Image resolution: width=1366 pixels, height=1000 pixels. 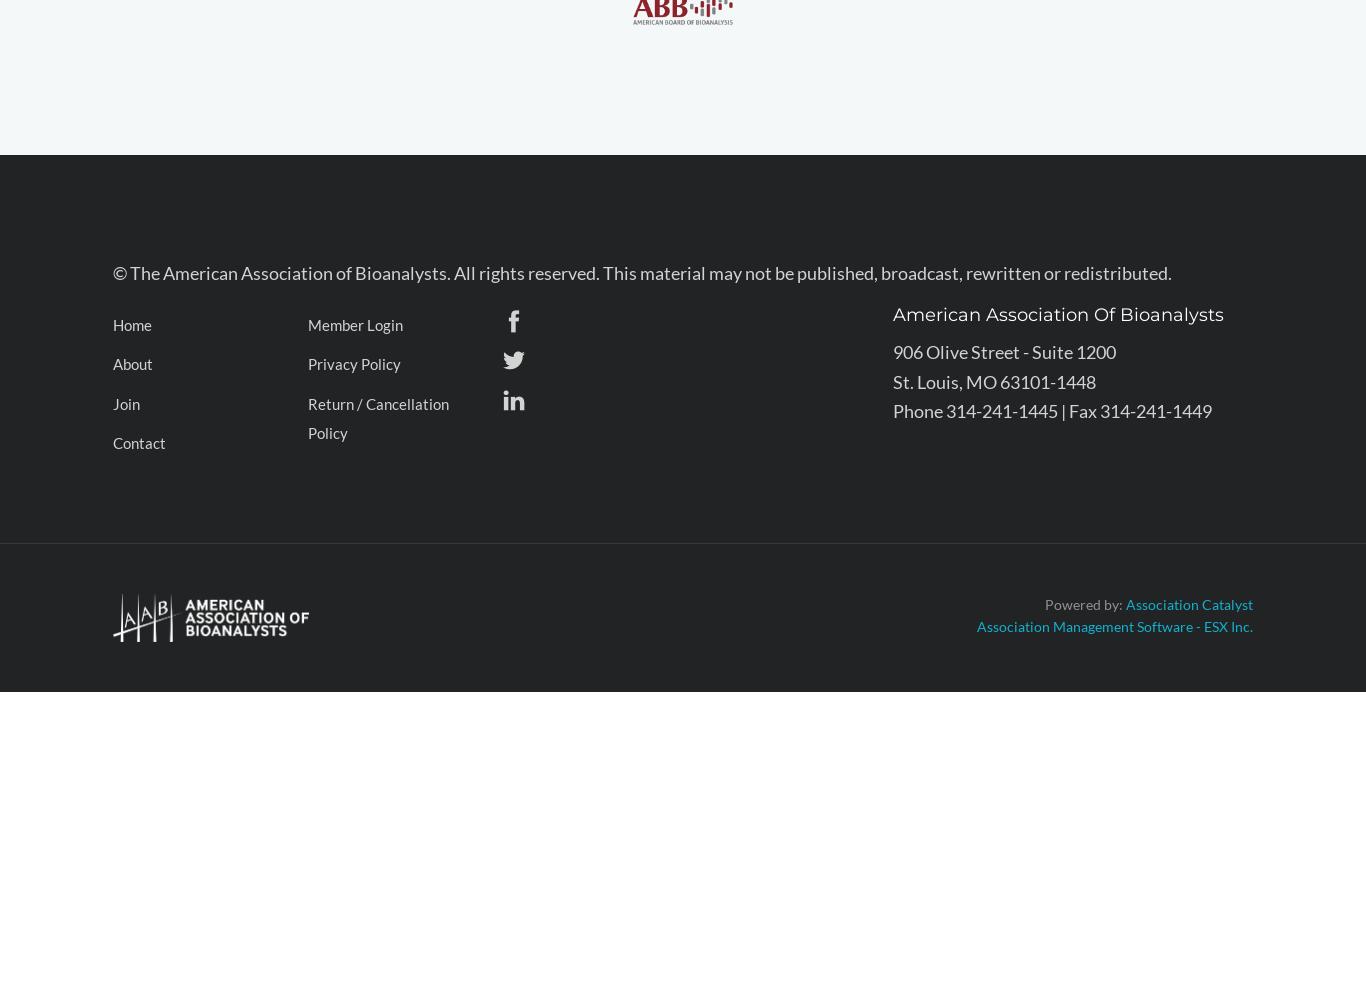 What do you see at coordinates (353, 363) in the screenshot?
I see `'Privacy Policy'` at bounding box center [353, 363].